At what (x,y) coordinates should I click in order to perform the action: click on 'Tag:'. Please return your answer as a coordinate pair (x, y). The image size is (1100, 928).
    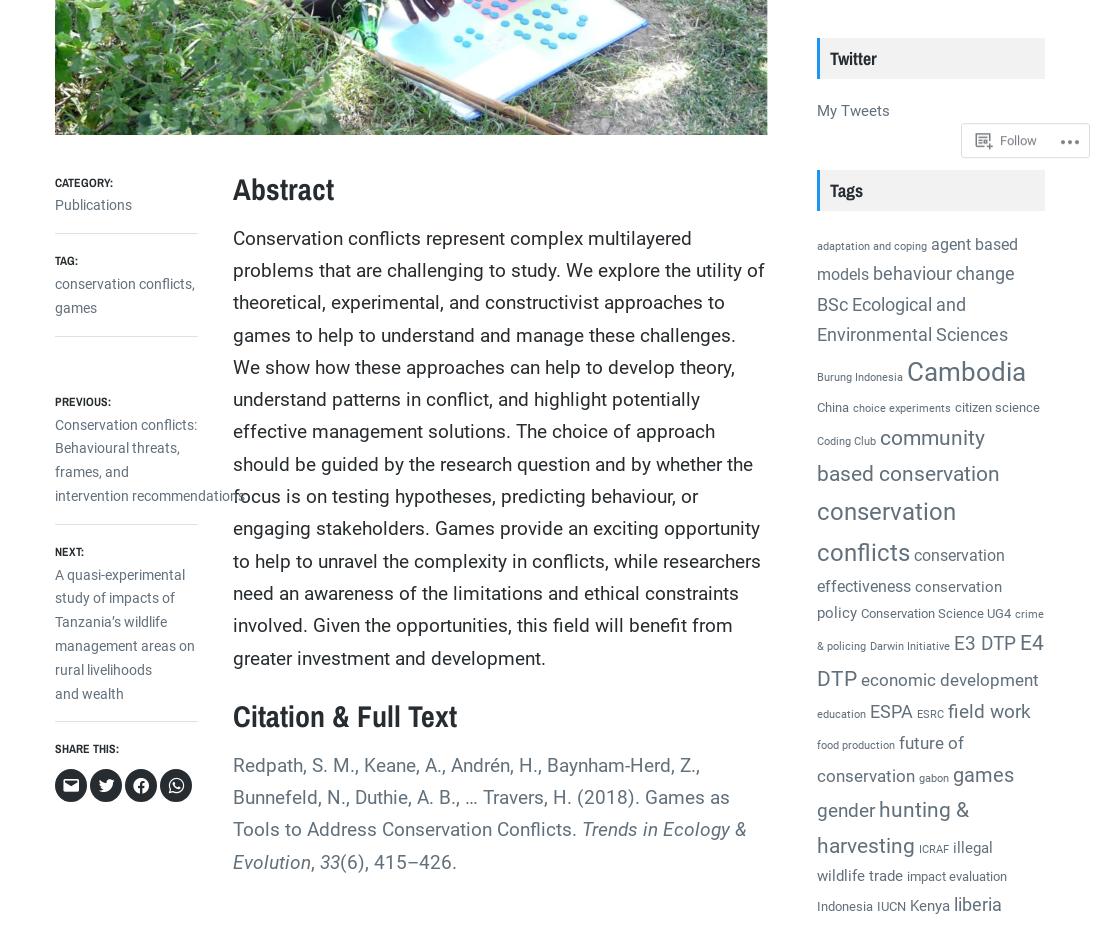
    Looking at the image, I should click on (65, 259).